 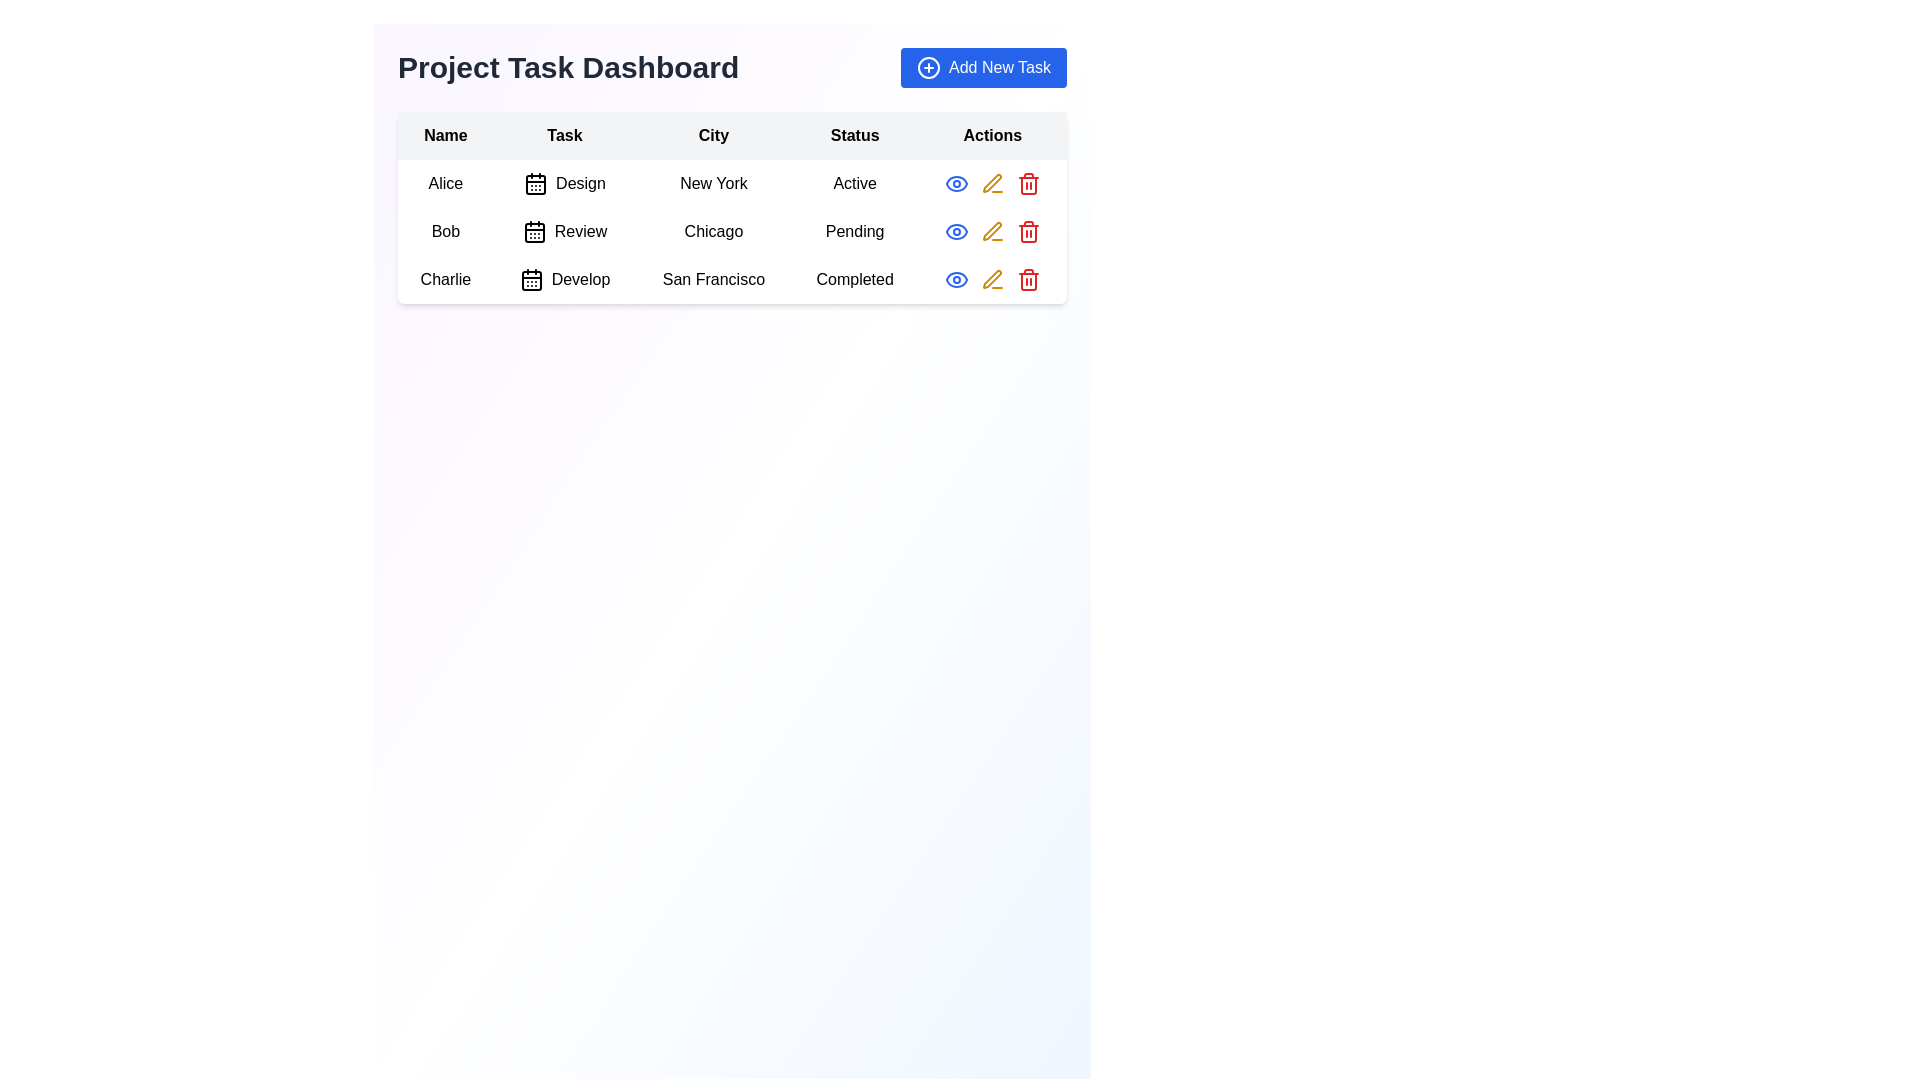 I want to click on text from the 'Name' label, which is a bold black font on a light gray background, located in the first column of the table header under 'Project Task Dashboard', so click(x=445, y=135).